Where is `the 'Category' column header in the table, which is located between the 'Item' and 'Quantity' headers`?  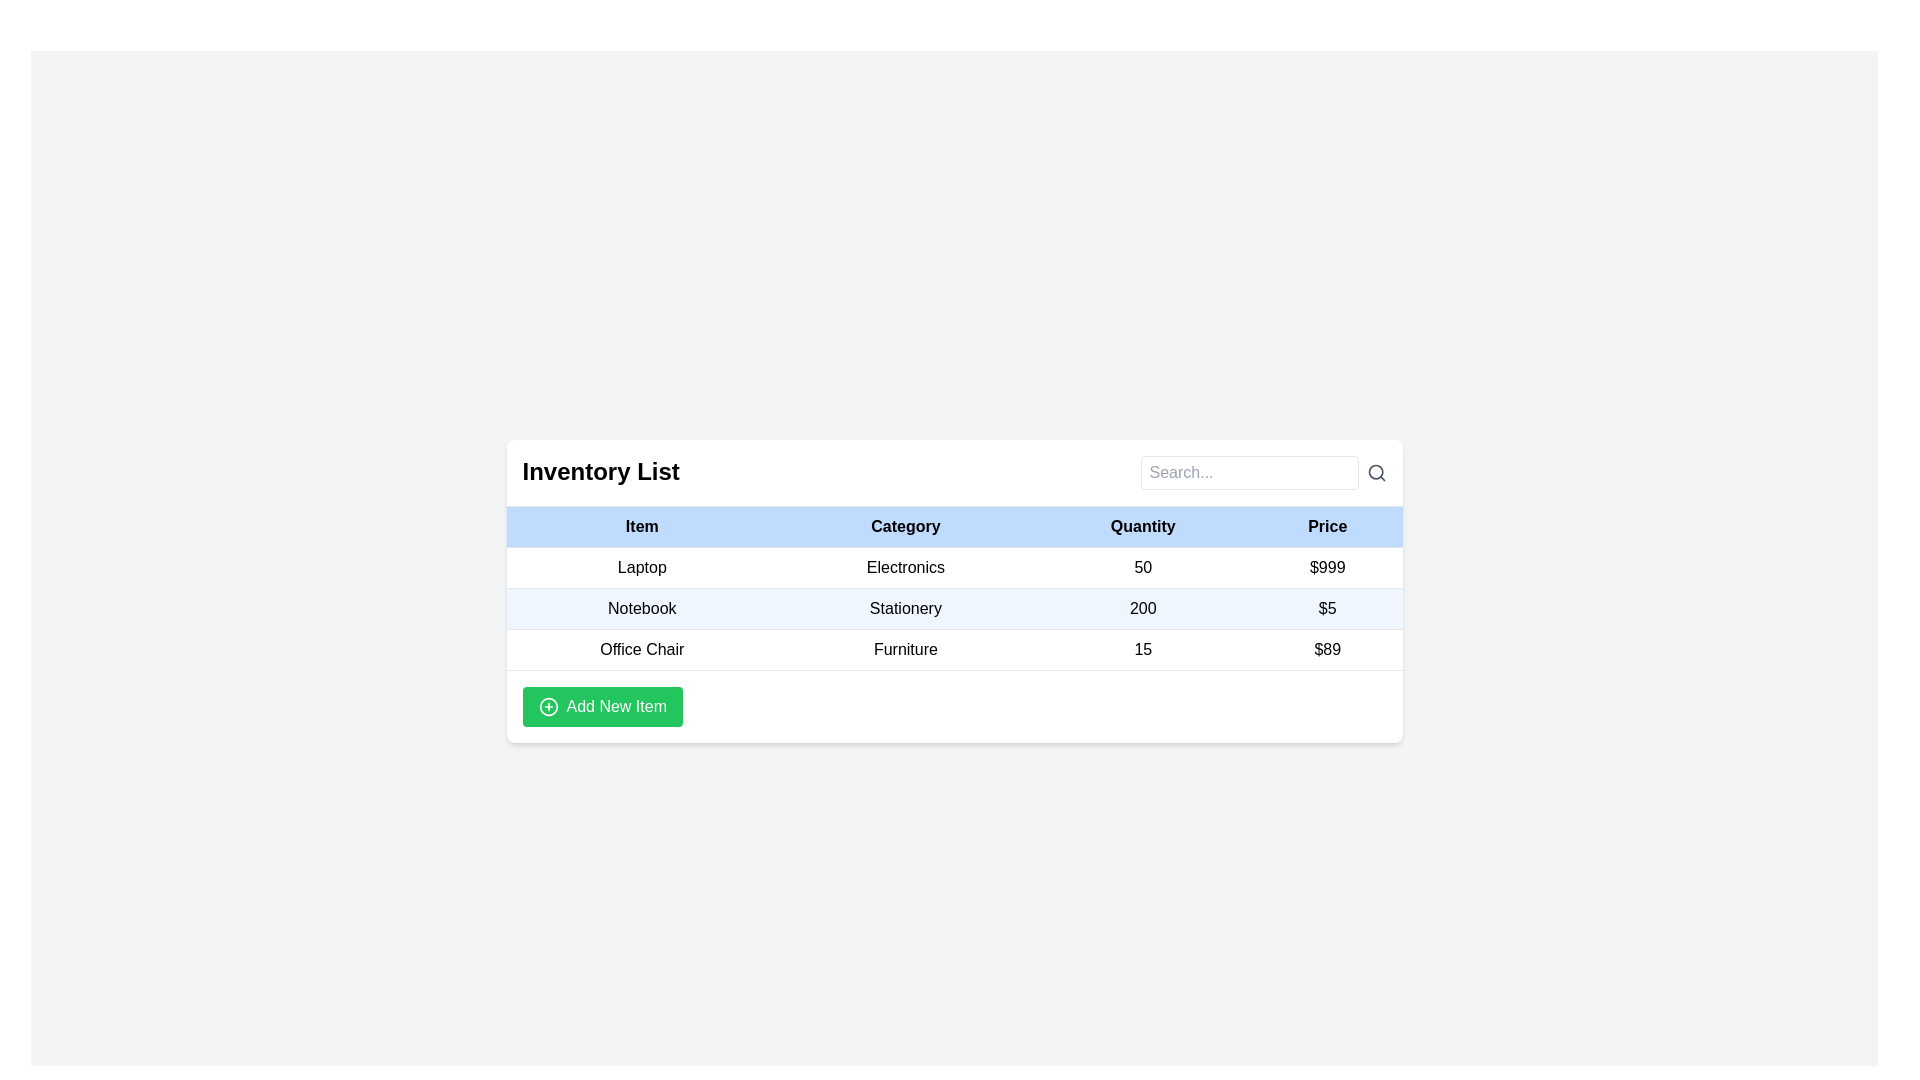
the 'Category' column header in the table, which is located between the 'Item' and 'Quantity' headers is located at coordinates (904, 525).